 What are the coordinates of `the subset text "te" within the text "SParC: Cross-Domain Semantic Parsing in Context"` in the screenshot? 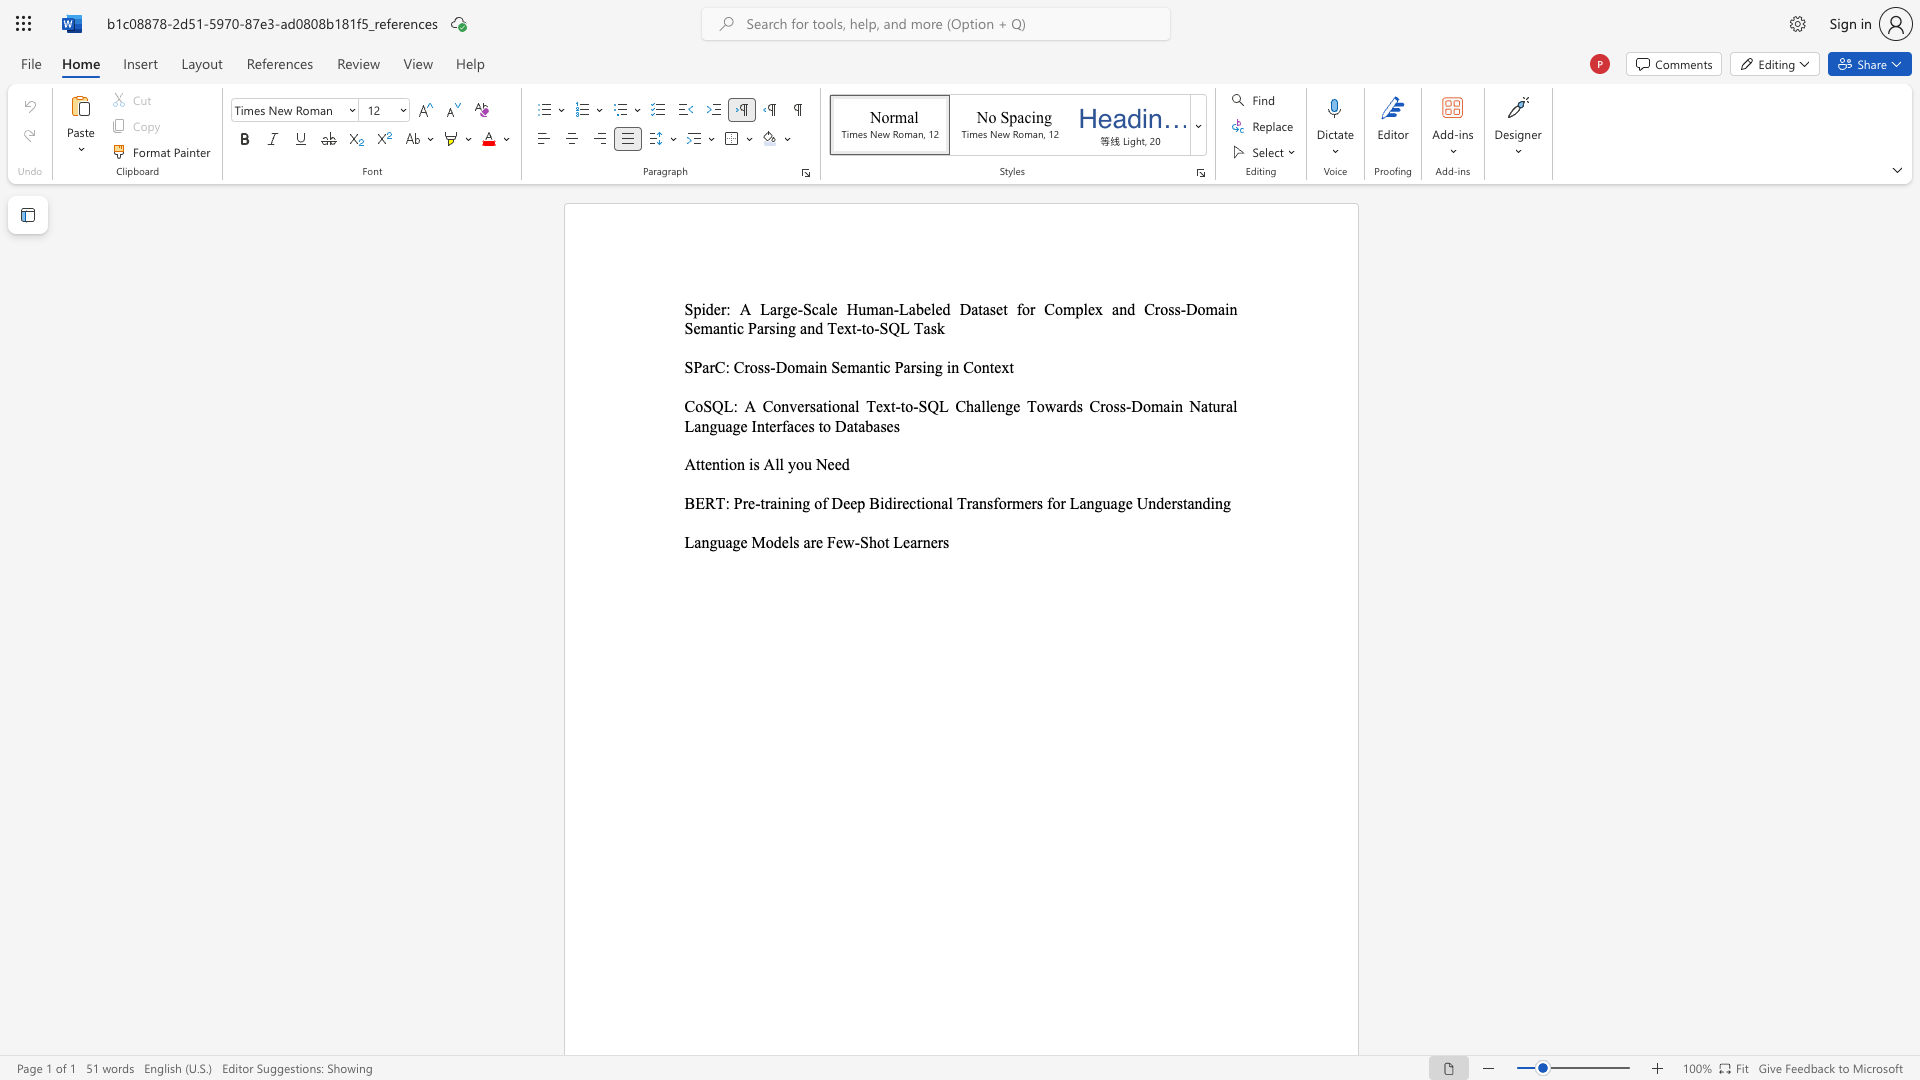 It's located at (989, 367).